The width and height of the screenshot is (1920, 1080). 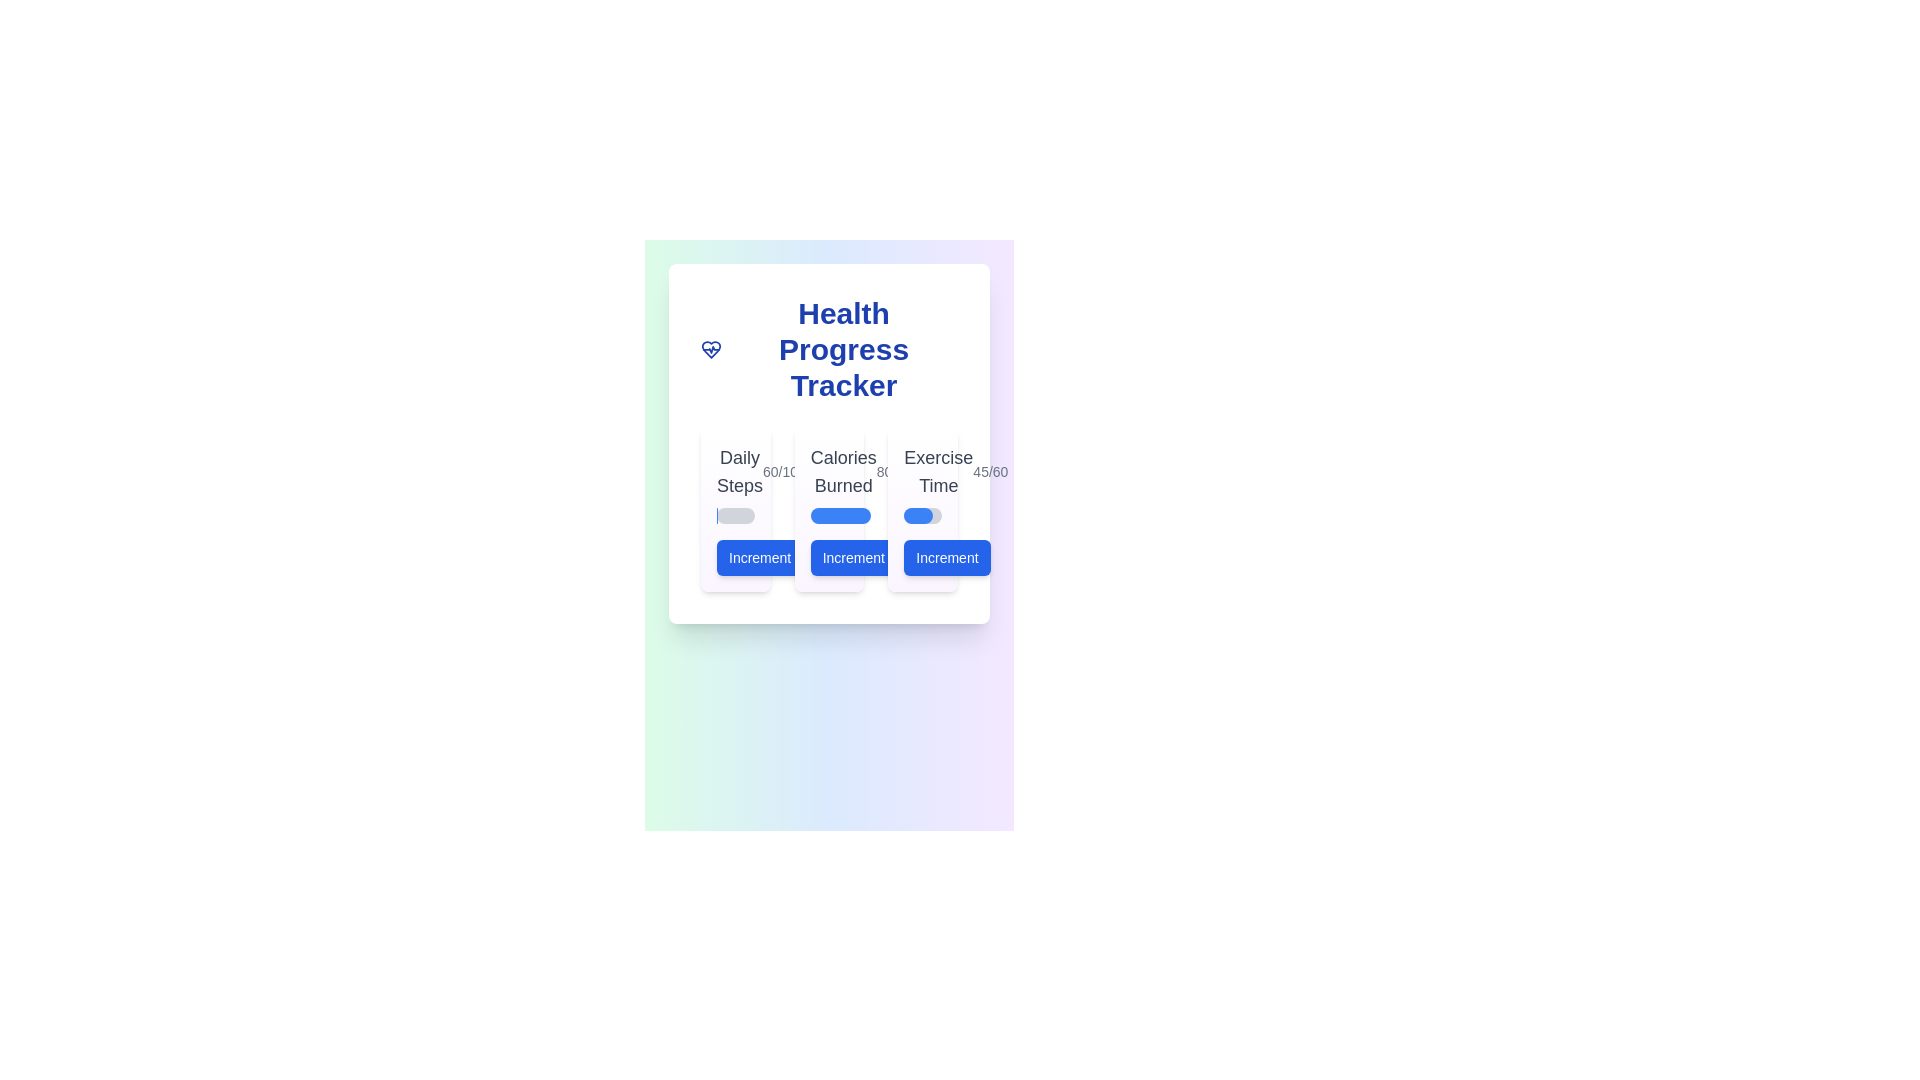 What do you see at coordinates (829, 558) in the screenshot?
I see `the second 'Increment' button with a blue background and white text, located in the 'Calories Burned' section, to observe the hover effects` at bounding box center [829, 558].